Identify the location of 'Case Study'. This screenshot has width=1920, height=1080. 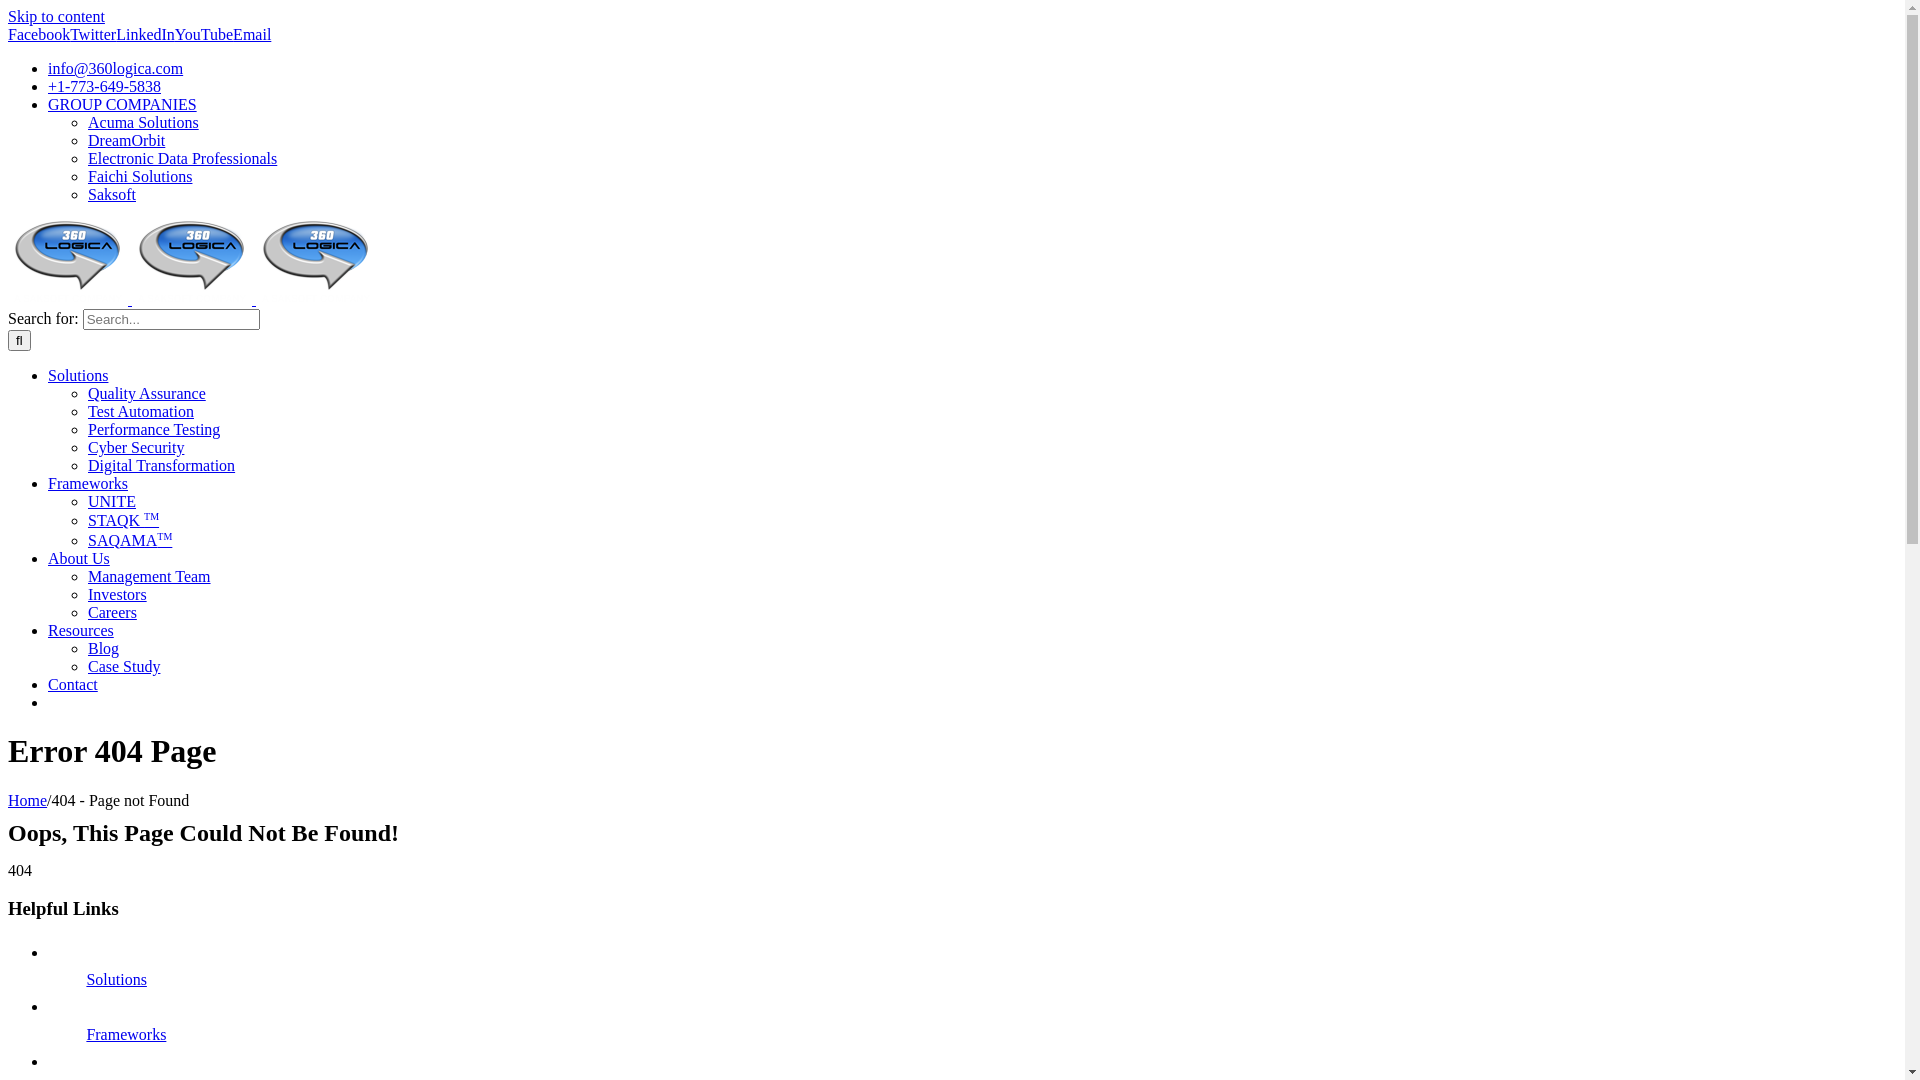
(123, 666).